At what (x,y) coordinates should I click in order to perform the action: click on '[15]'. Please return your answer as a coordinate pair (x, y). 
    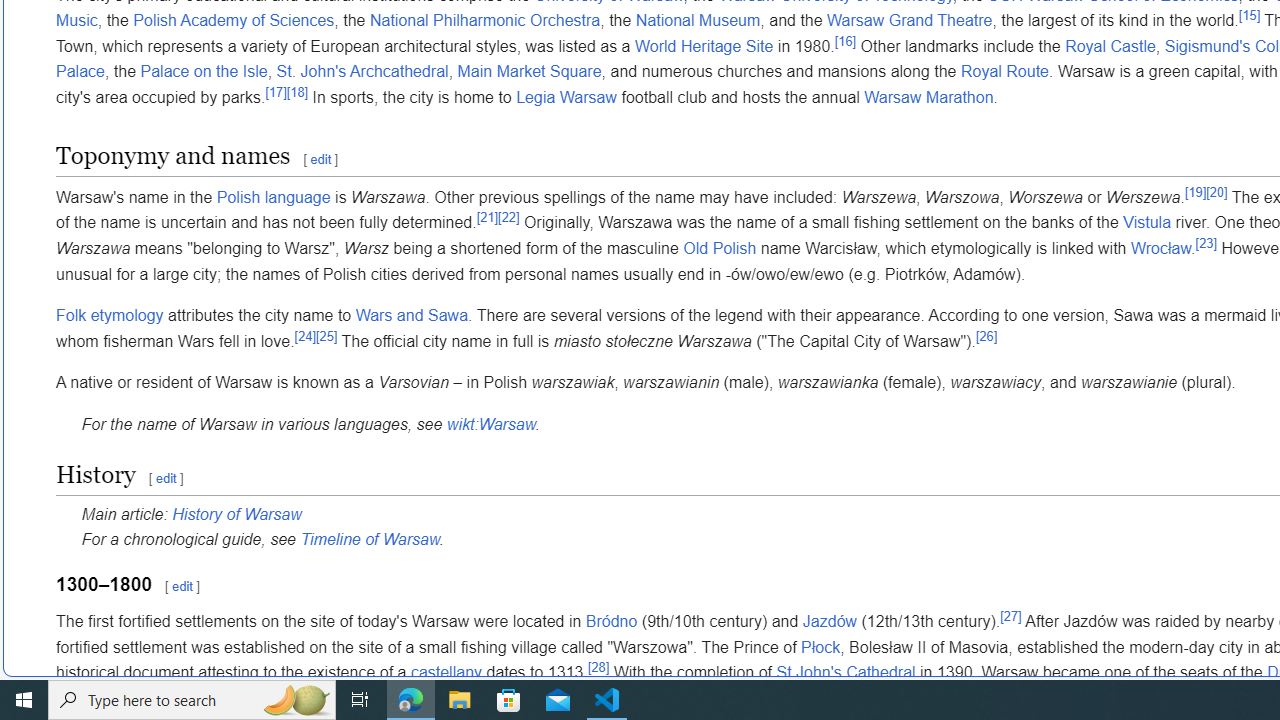
    Looking at the image, I should click on (1248, 15).